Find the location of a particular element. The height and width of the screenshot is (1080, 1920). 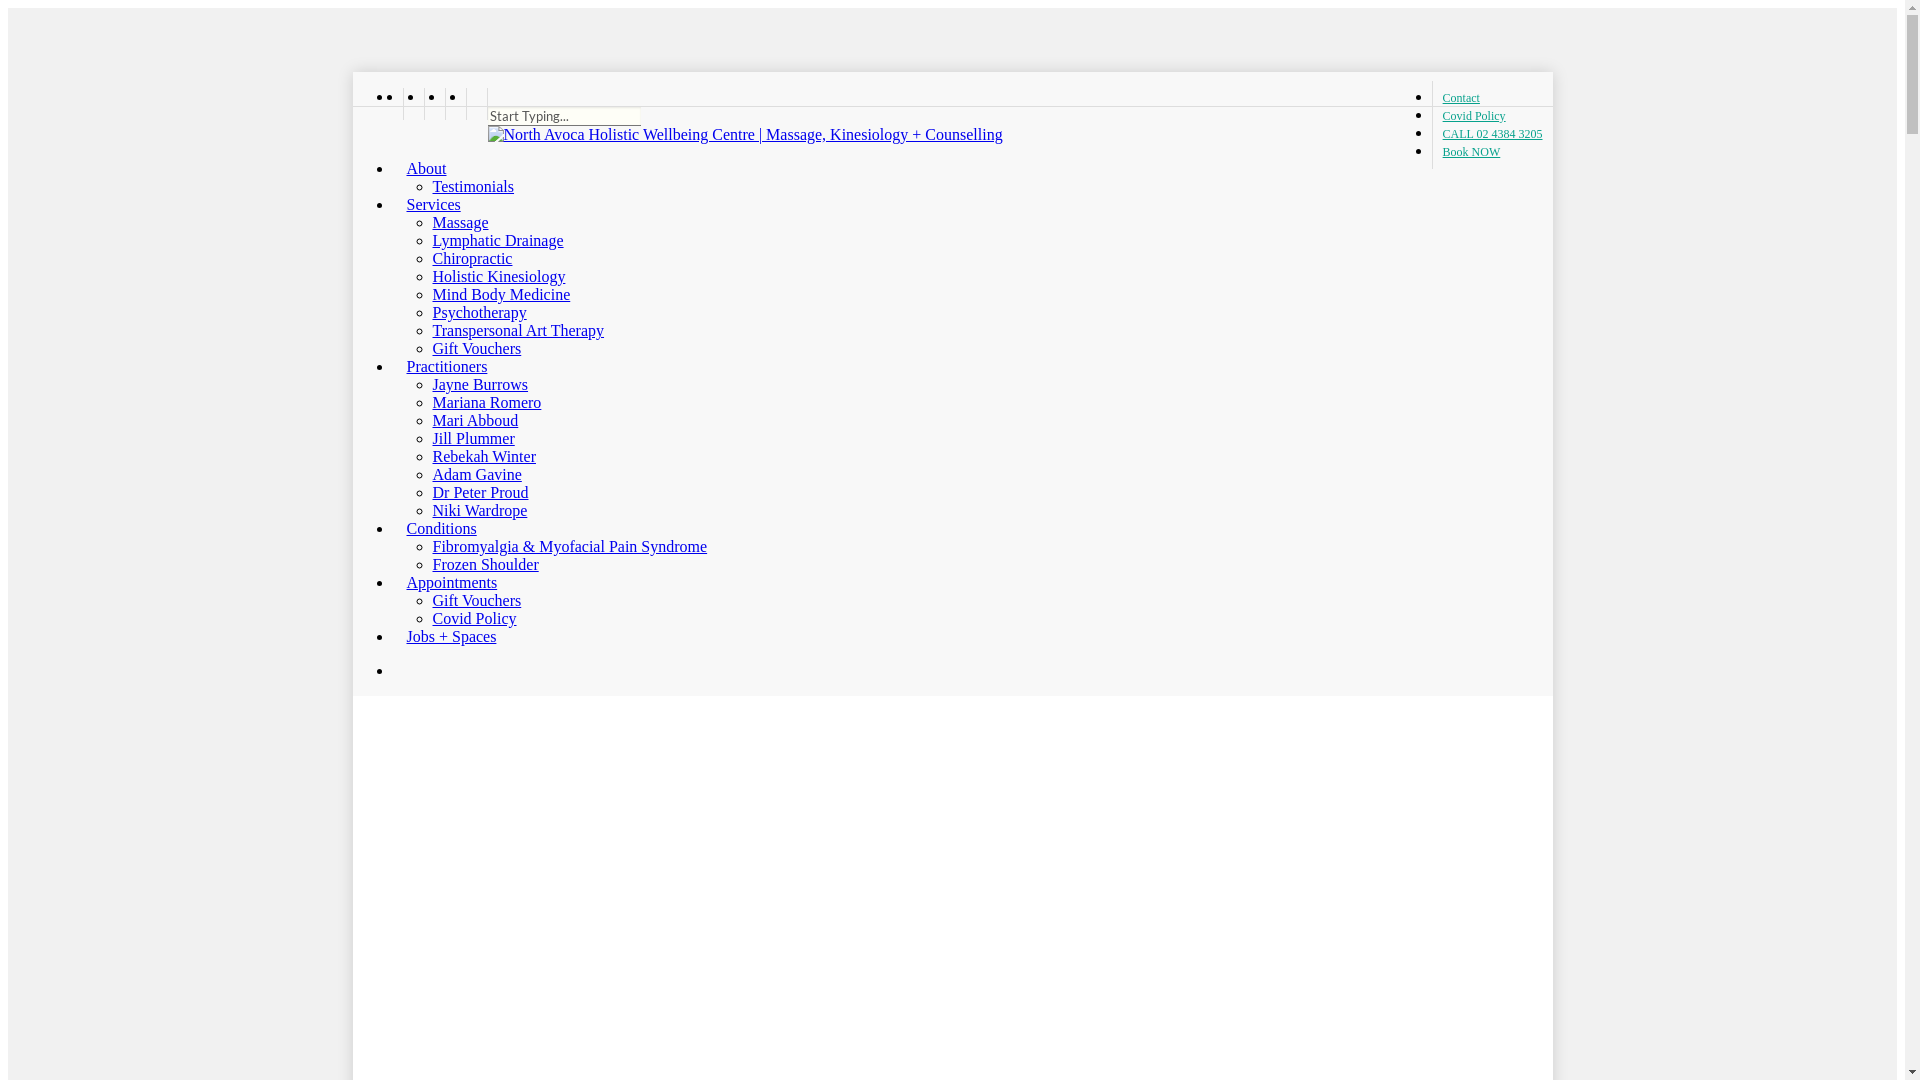

'linkedin' is located at coordinates (422, 104).